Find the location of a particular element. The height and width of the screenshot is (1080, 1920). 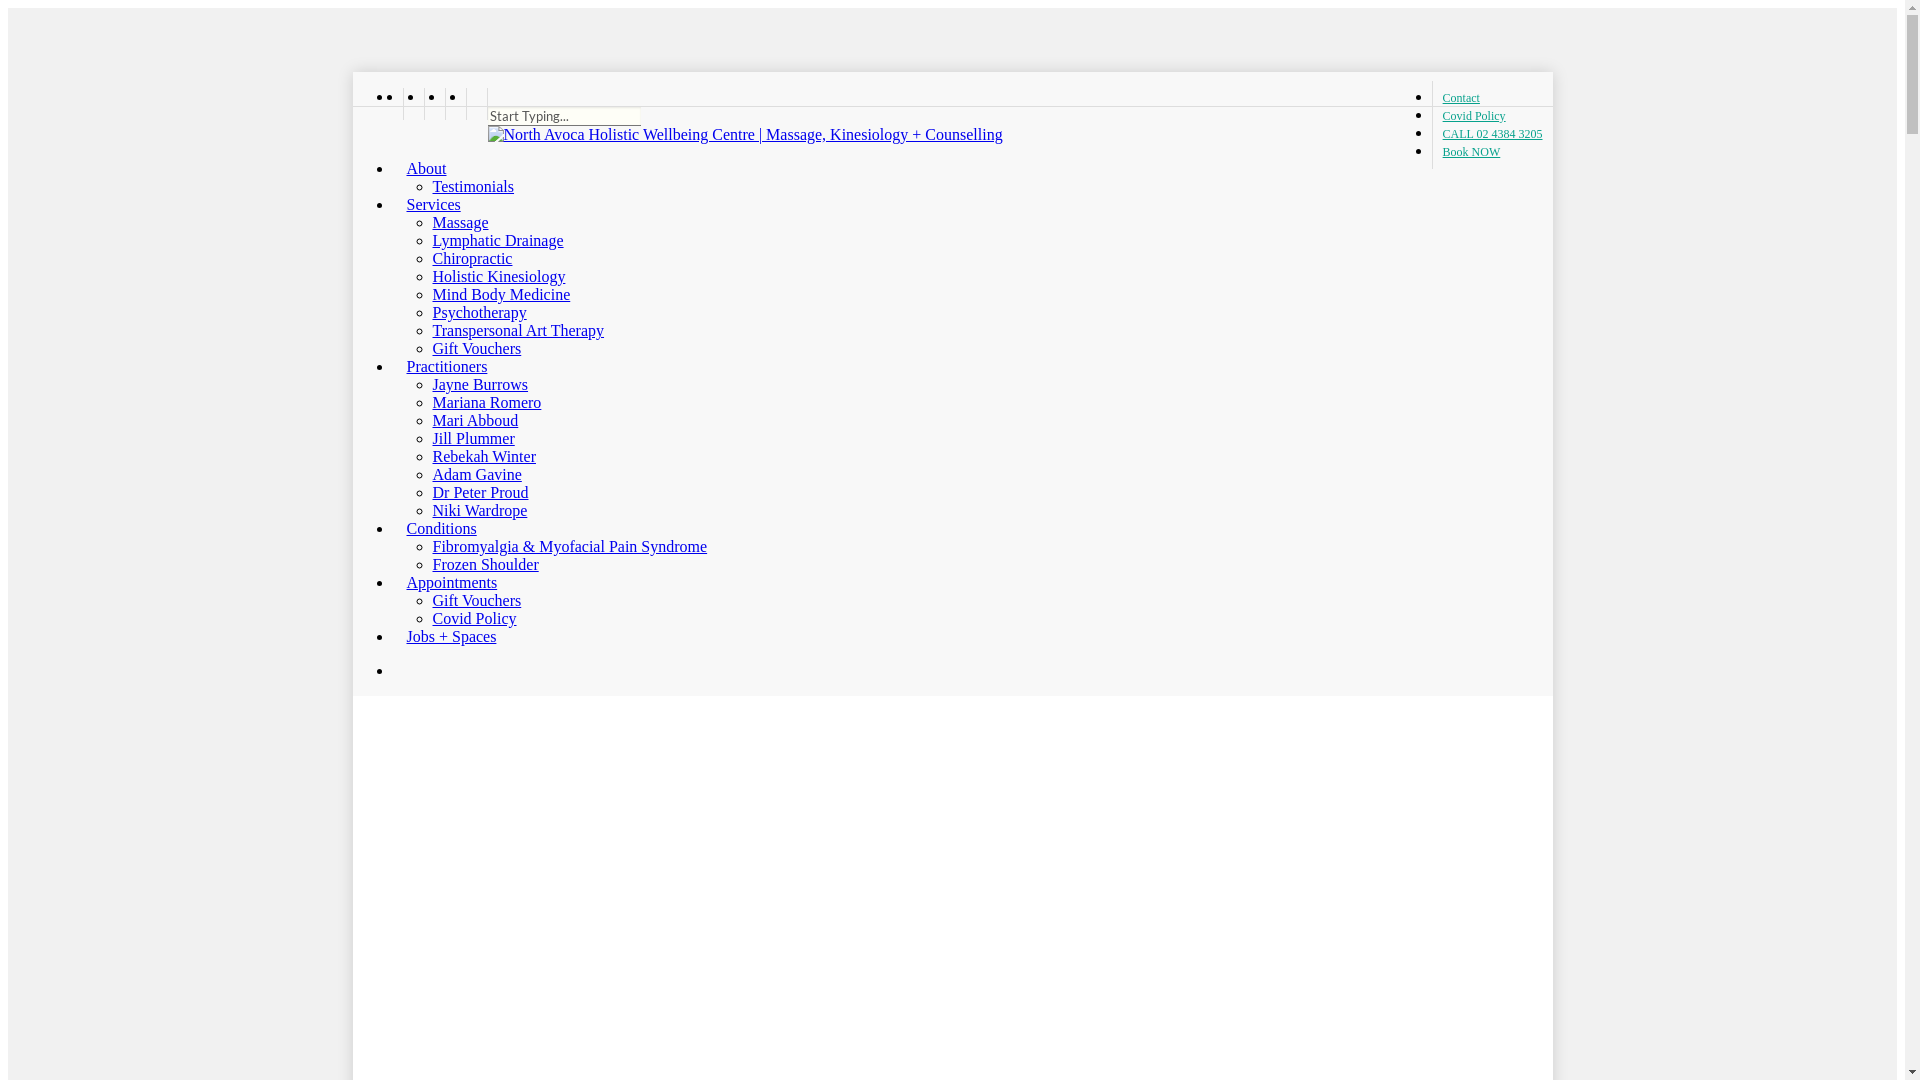

'linkedin' is located at coordinates (422, 104).